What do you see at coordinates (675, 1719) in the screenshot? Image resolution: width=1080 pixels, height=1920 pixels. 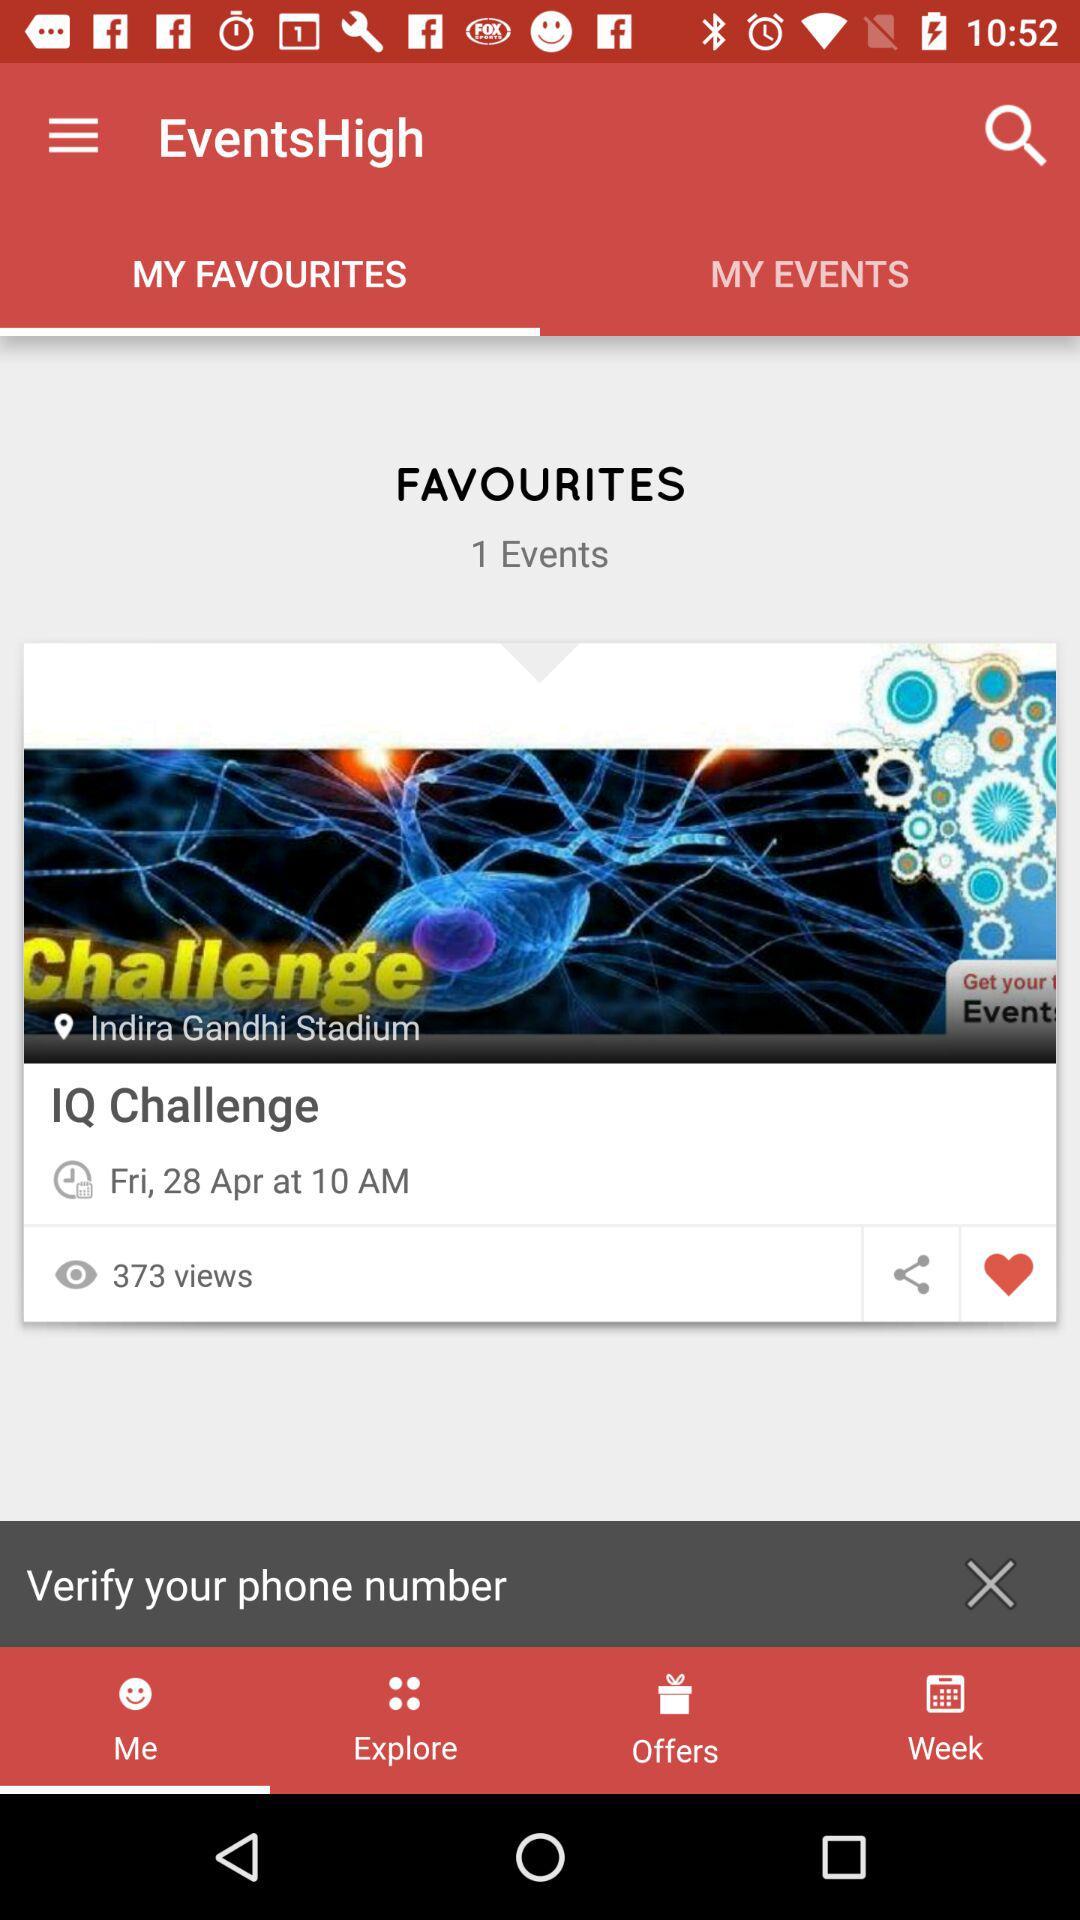 I see `the icon next to the week` at bounding box center [675, 1719].